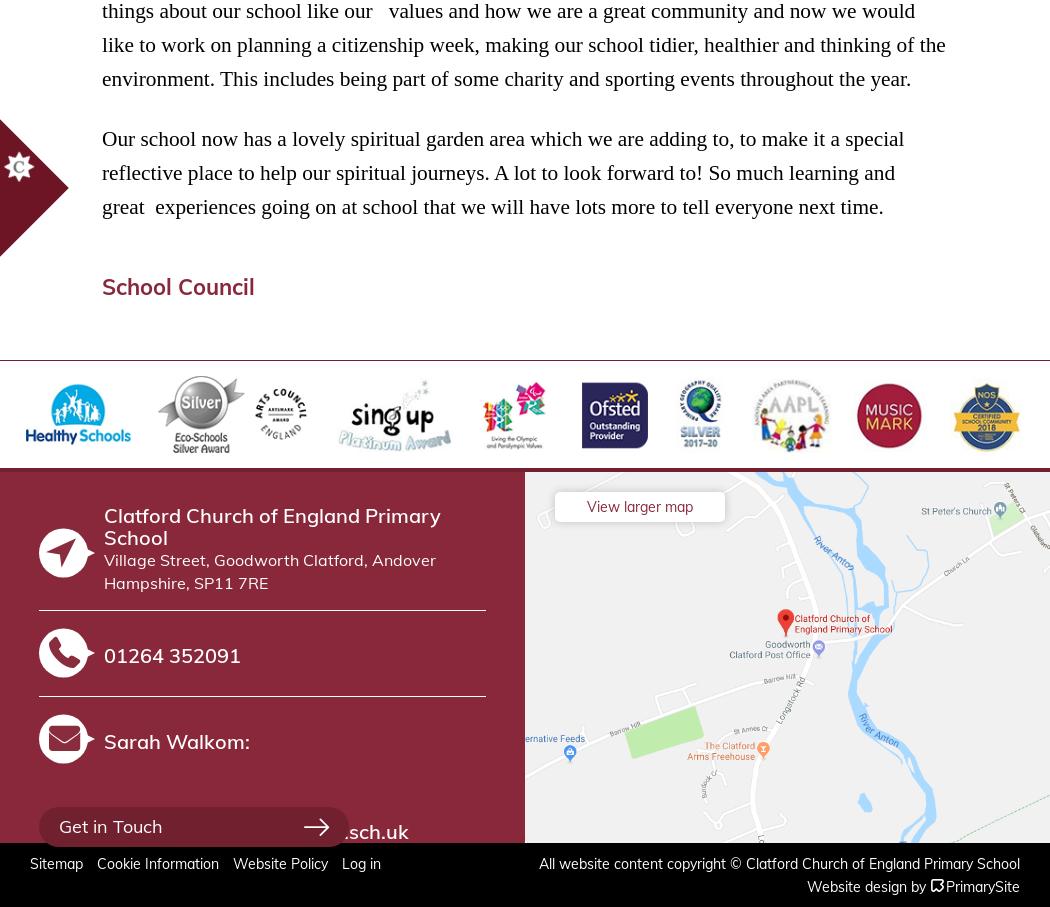 This screenshot has width=1050, height=907. What do you see at coordinates (185, 581) in the screenshot?
I see `'Hampshire, SP11 7RE'` at bounding box center [185, 581].